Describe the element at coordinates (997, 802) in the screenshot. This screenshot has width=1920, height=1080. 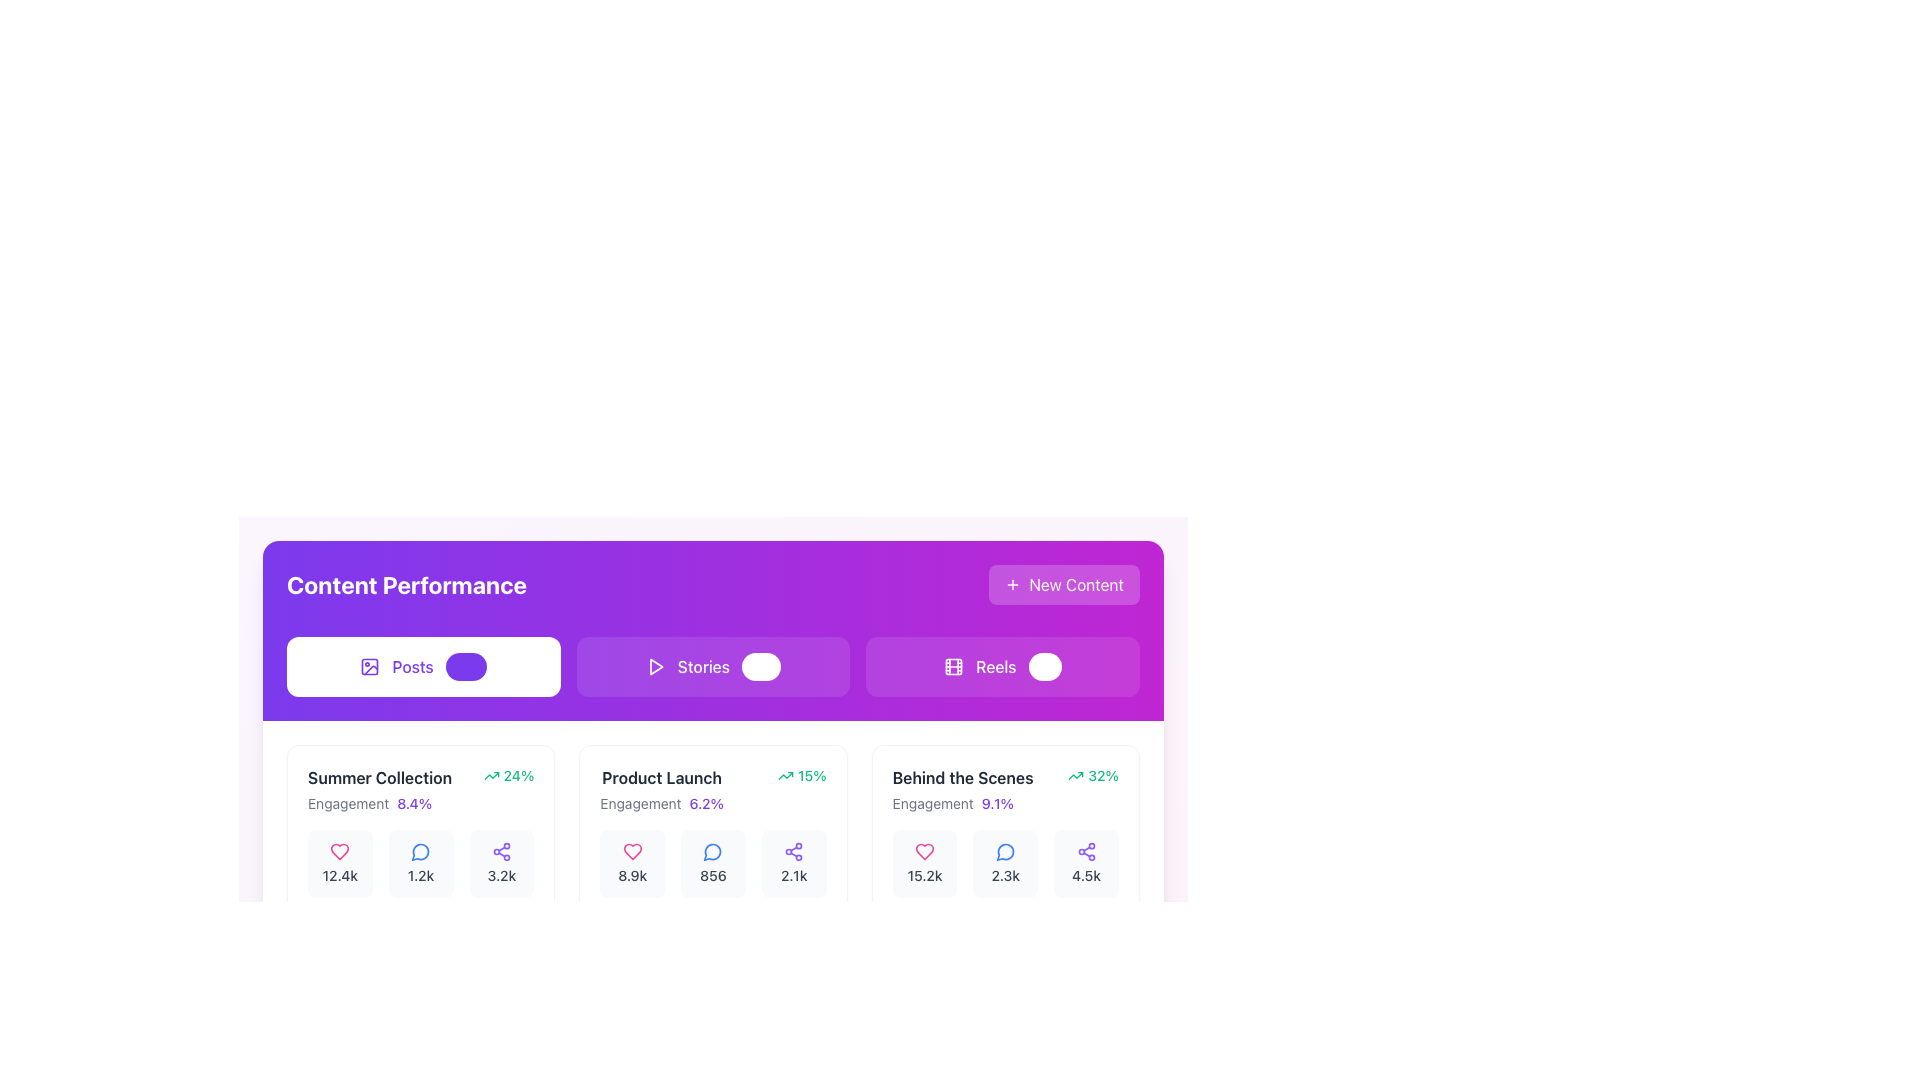
I see `the percentage value text indicating engagement rate, located to the right of the word 'Engagement' within the second card of the 'Content Performance' section` at that location.